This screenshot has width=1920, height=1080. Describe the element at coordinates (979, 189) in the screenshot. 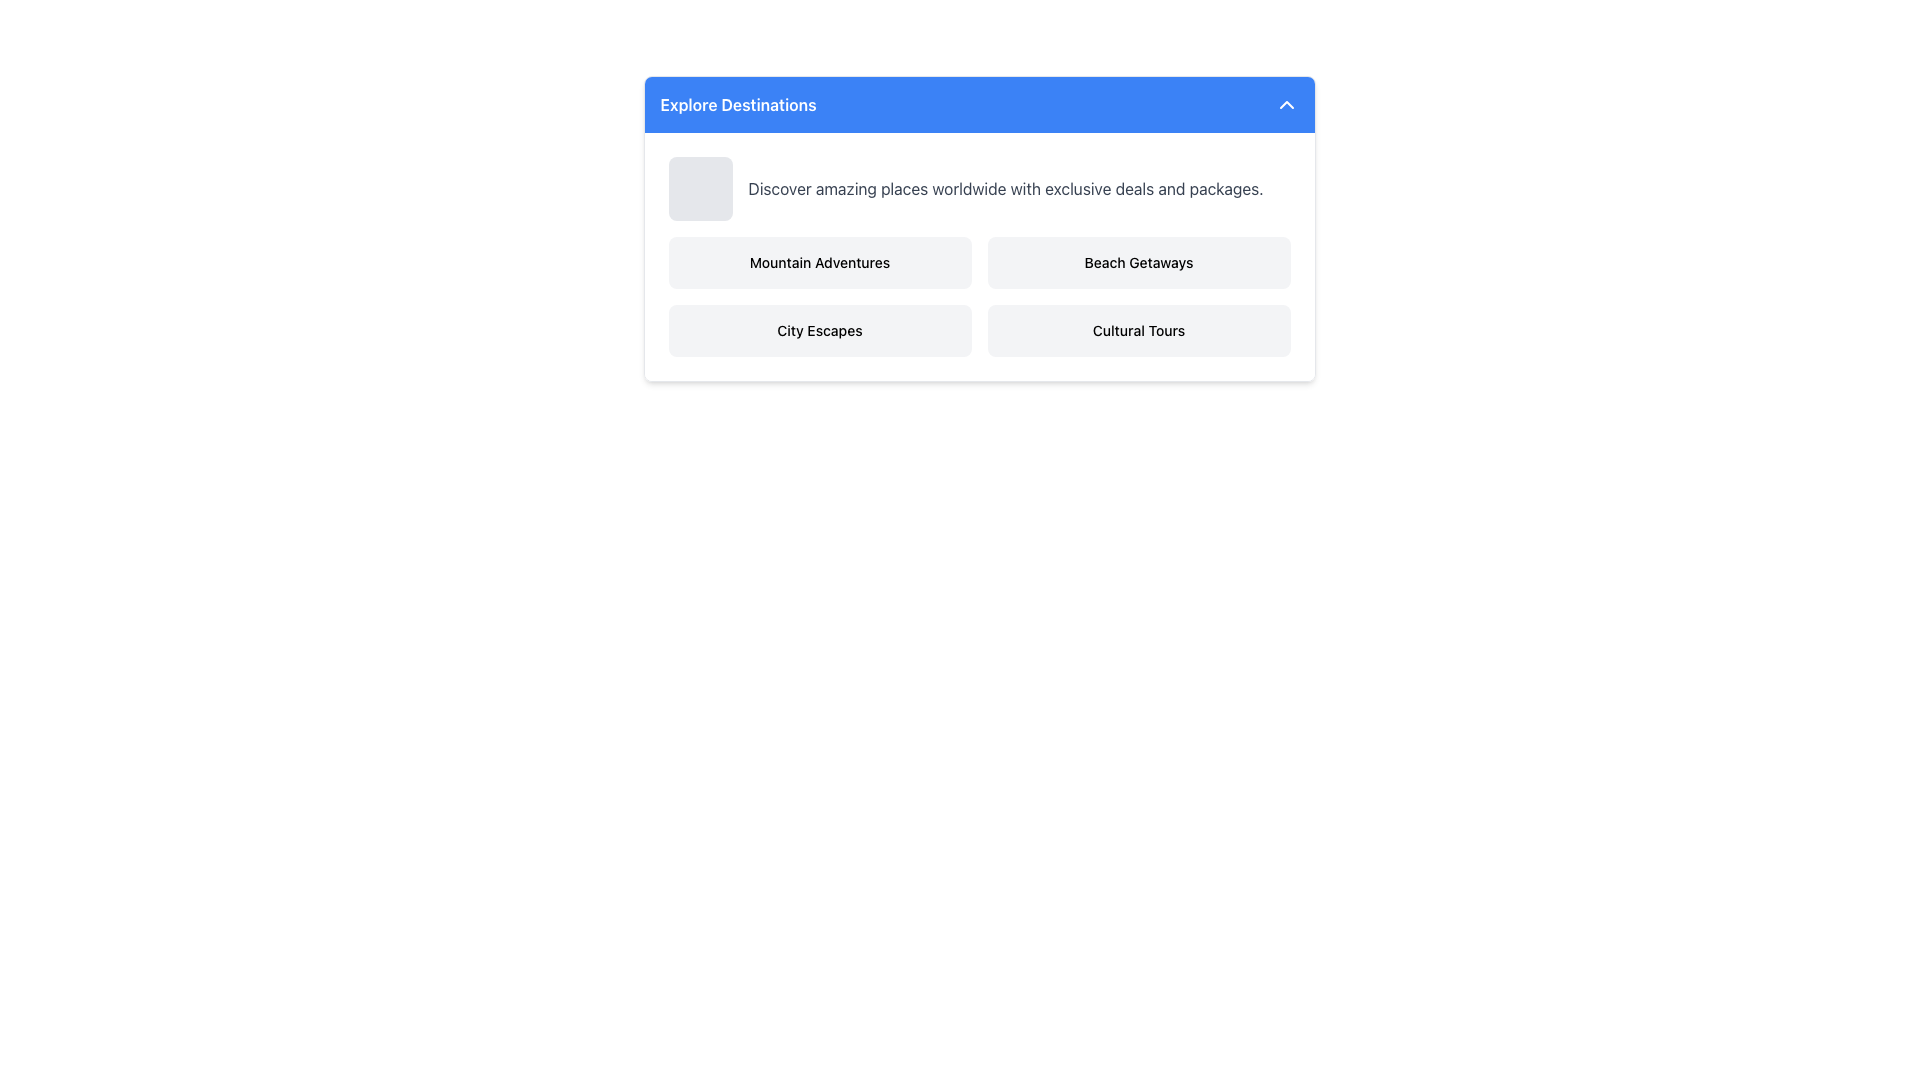

I see `introductory text with a decorative icon located under the heading 'Explore Destinations', positioned in the first row of content just below the header` at that location.